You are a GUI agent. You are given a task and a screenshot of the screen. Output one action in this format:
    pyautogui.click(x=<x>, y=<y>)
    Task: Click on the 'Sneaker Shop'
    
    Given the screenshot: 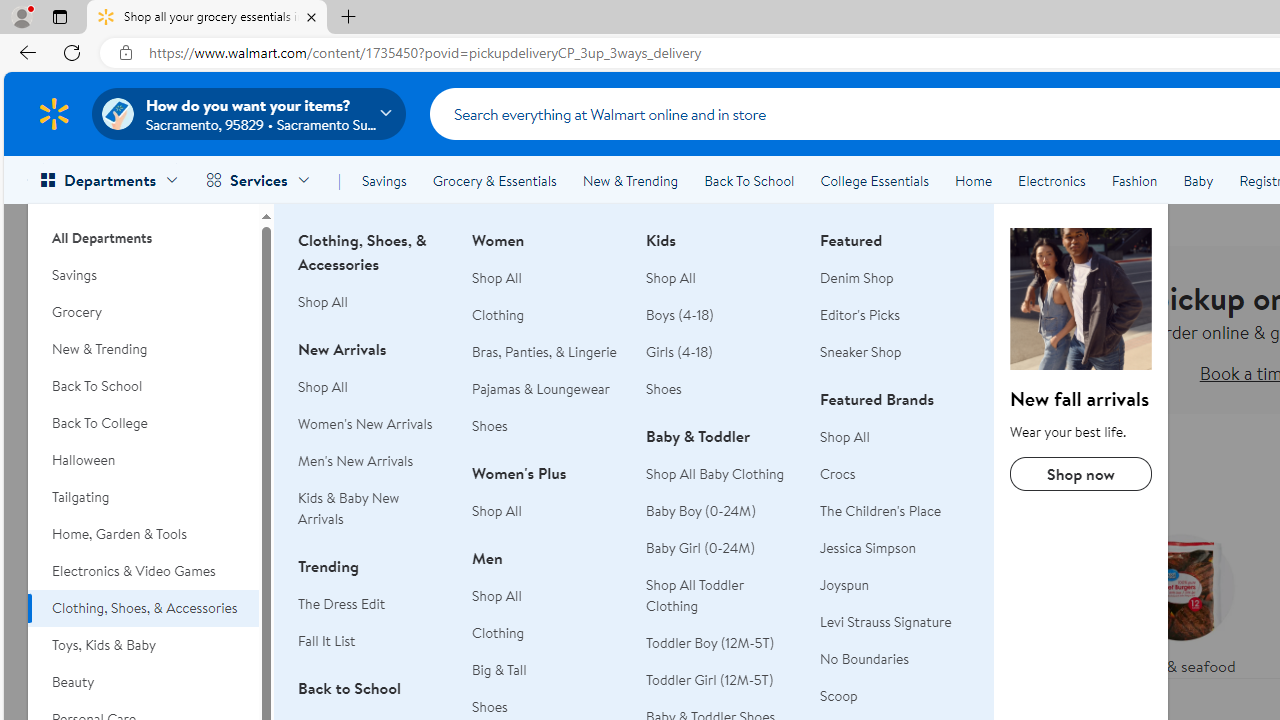 What is the action you would take?
    pyautogui.click(x=894, y=351)
    